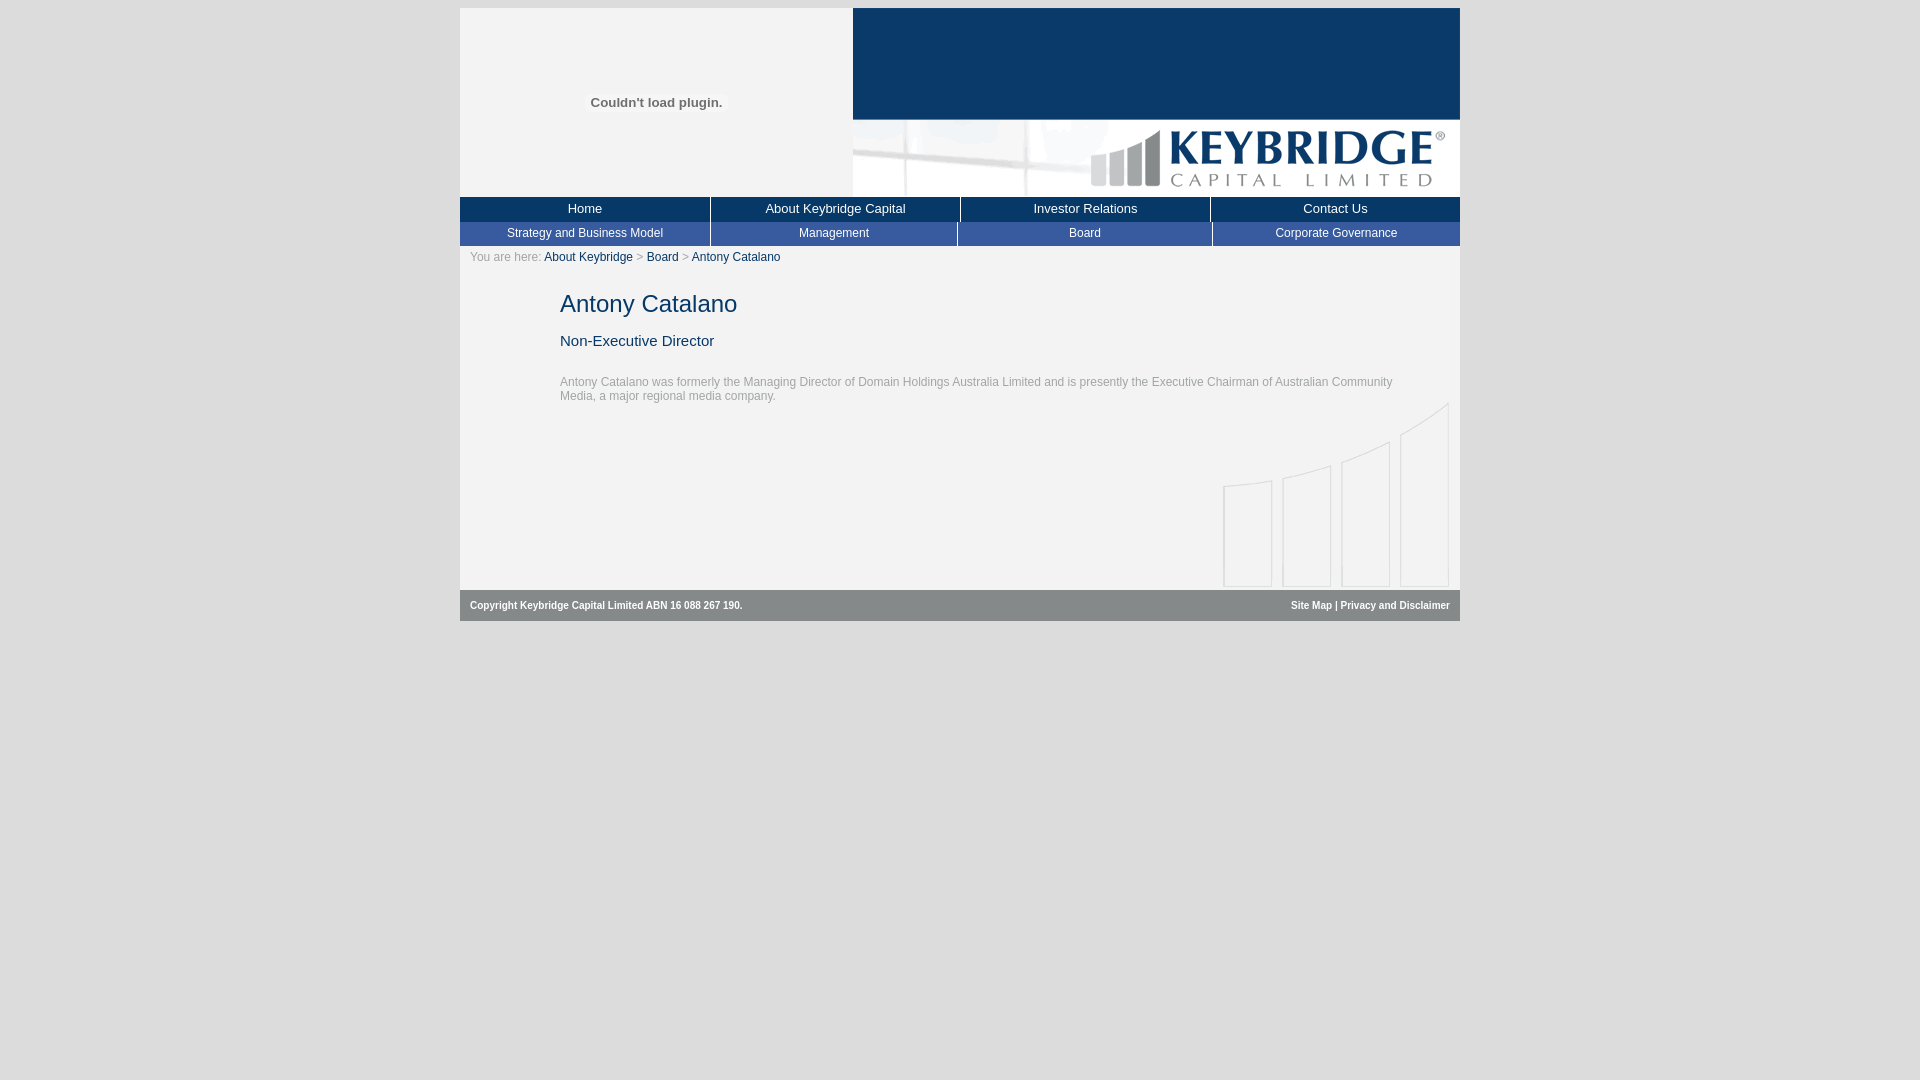 This screenshot has width=1920, height=1080. What do you see at coordinates (835, 209) in the screenshot?
I see `'About Keybridge Capital'` at bounding box center [835, 209].